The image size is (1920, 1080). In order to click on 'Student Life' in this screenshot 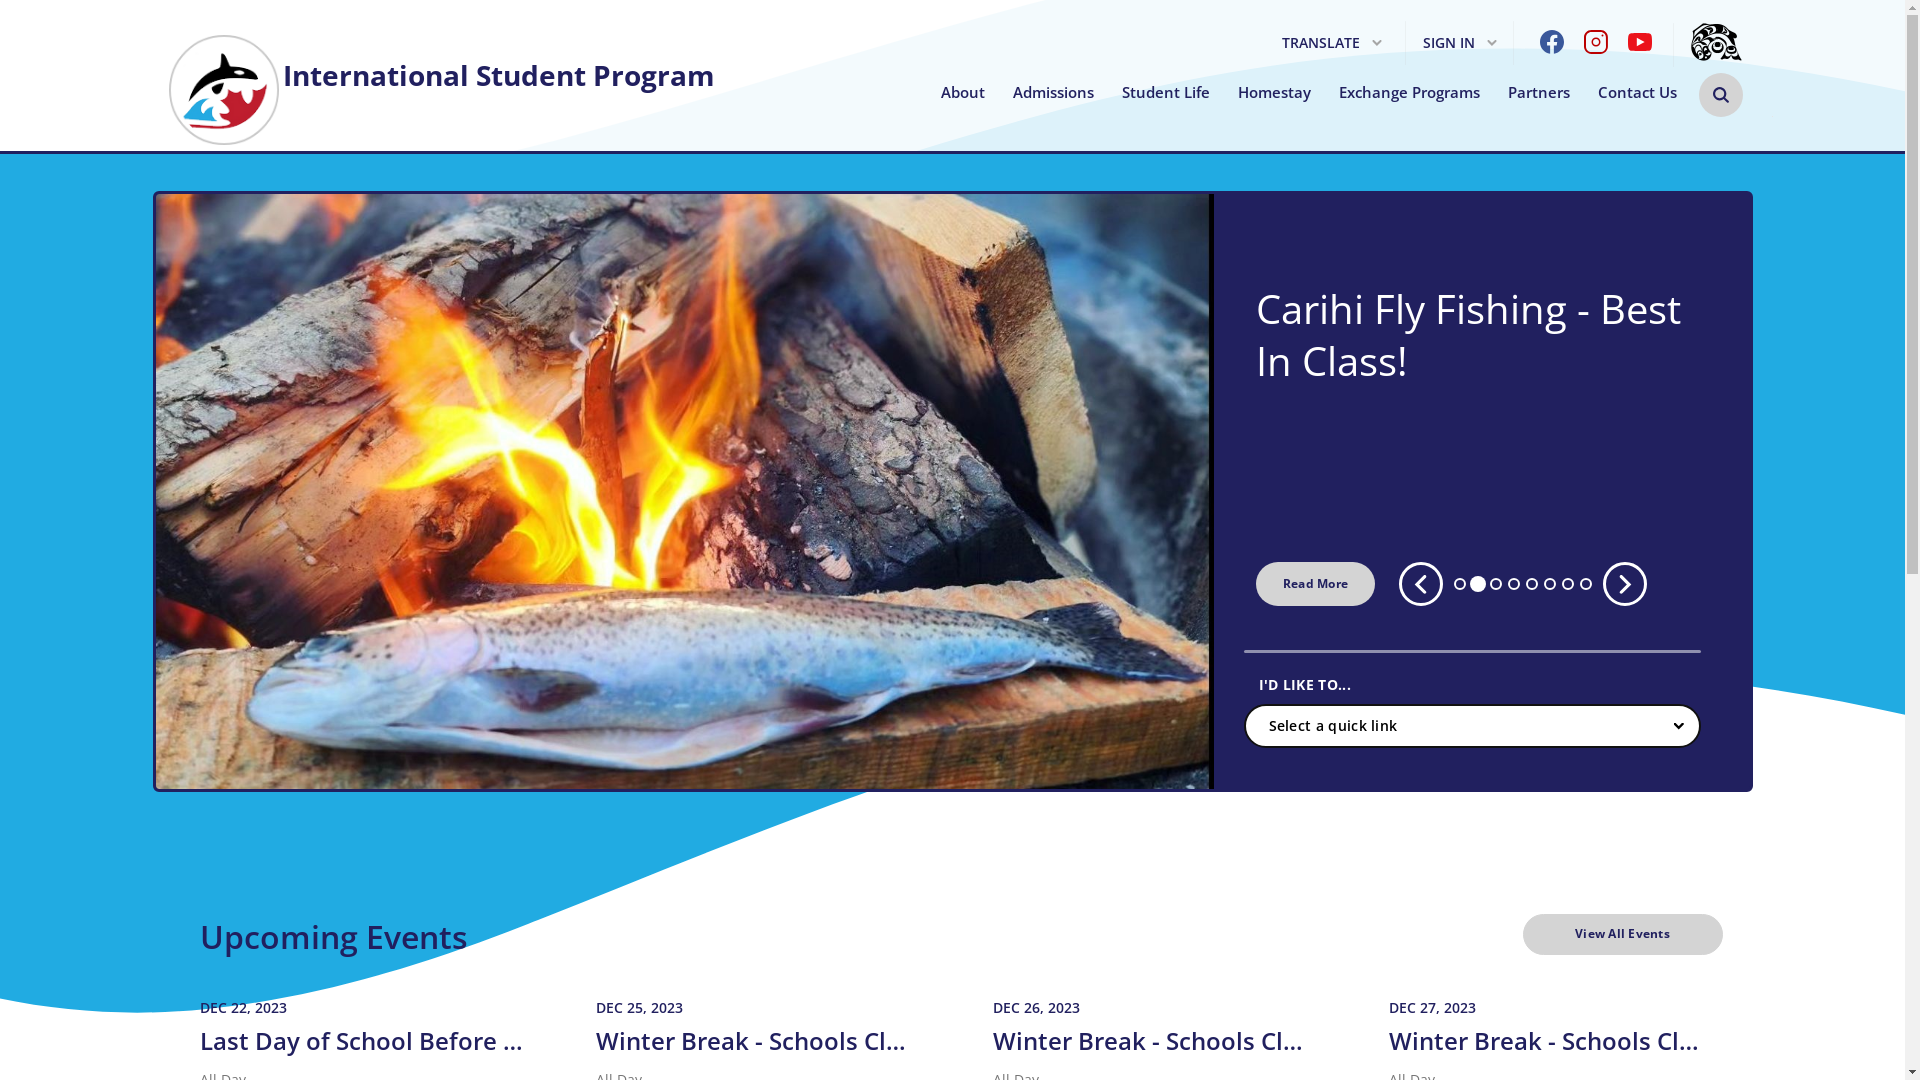, I will do `click(1166, 92)`.